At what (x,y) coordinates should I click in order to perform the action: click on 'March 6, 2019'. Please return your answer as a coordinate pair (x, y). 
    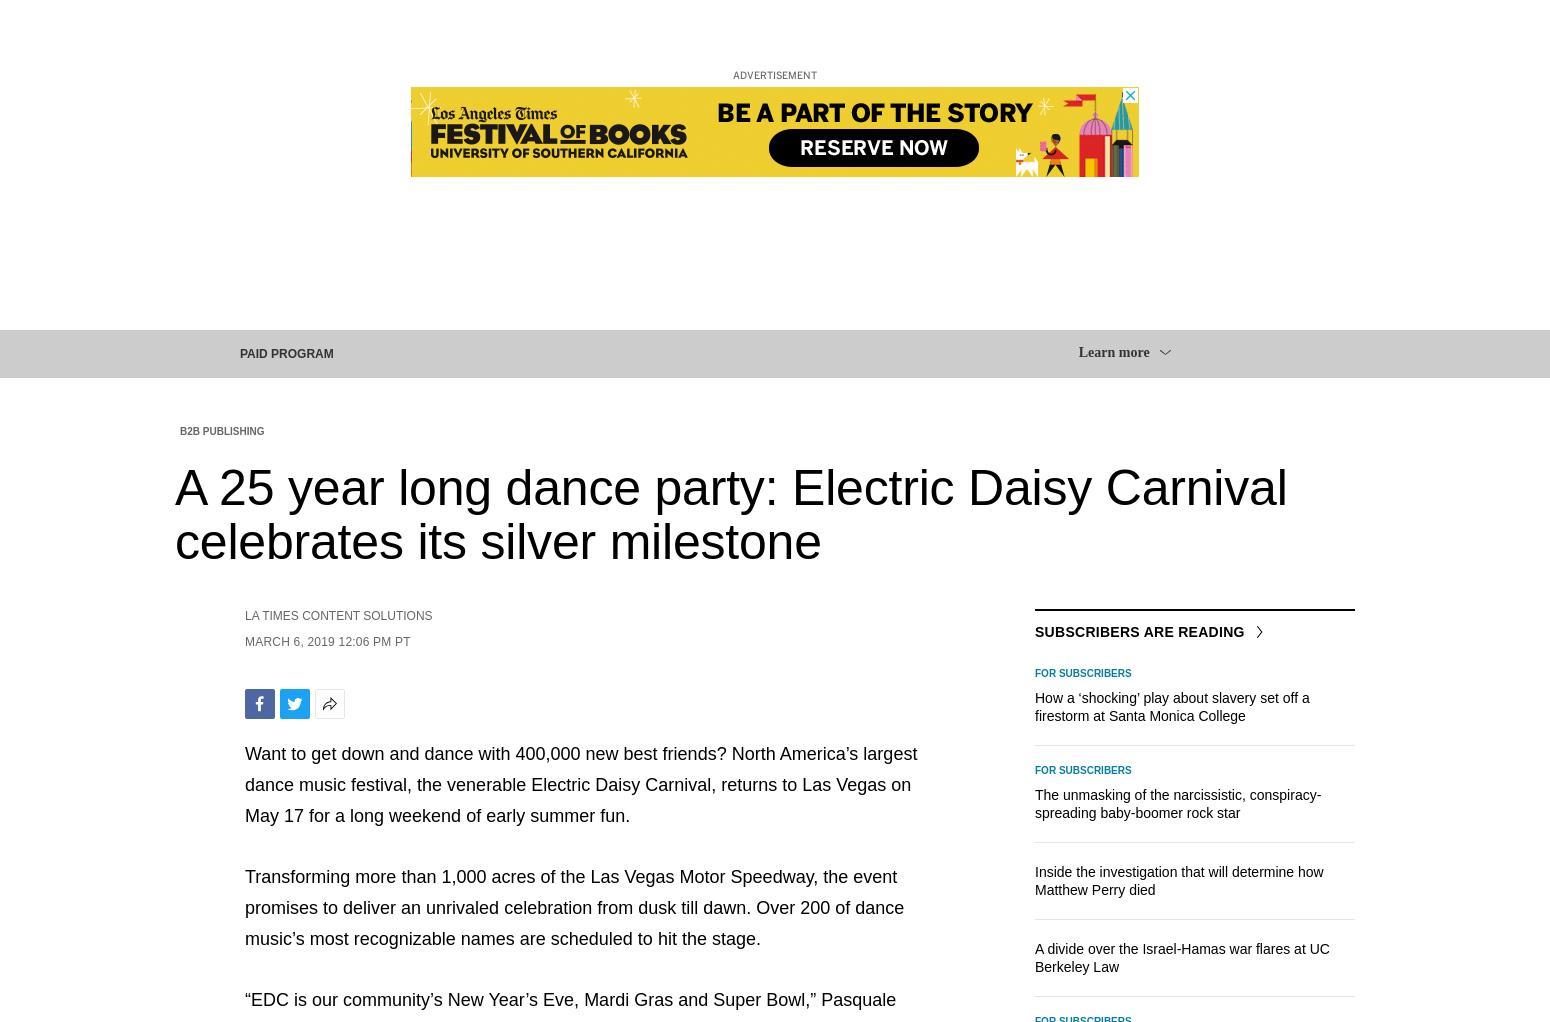
    Looking at the image, I should click on (245, 642).